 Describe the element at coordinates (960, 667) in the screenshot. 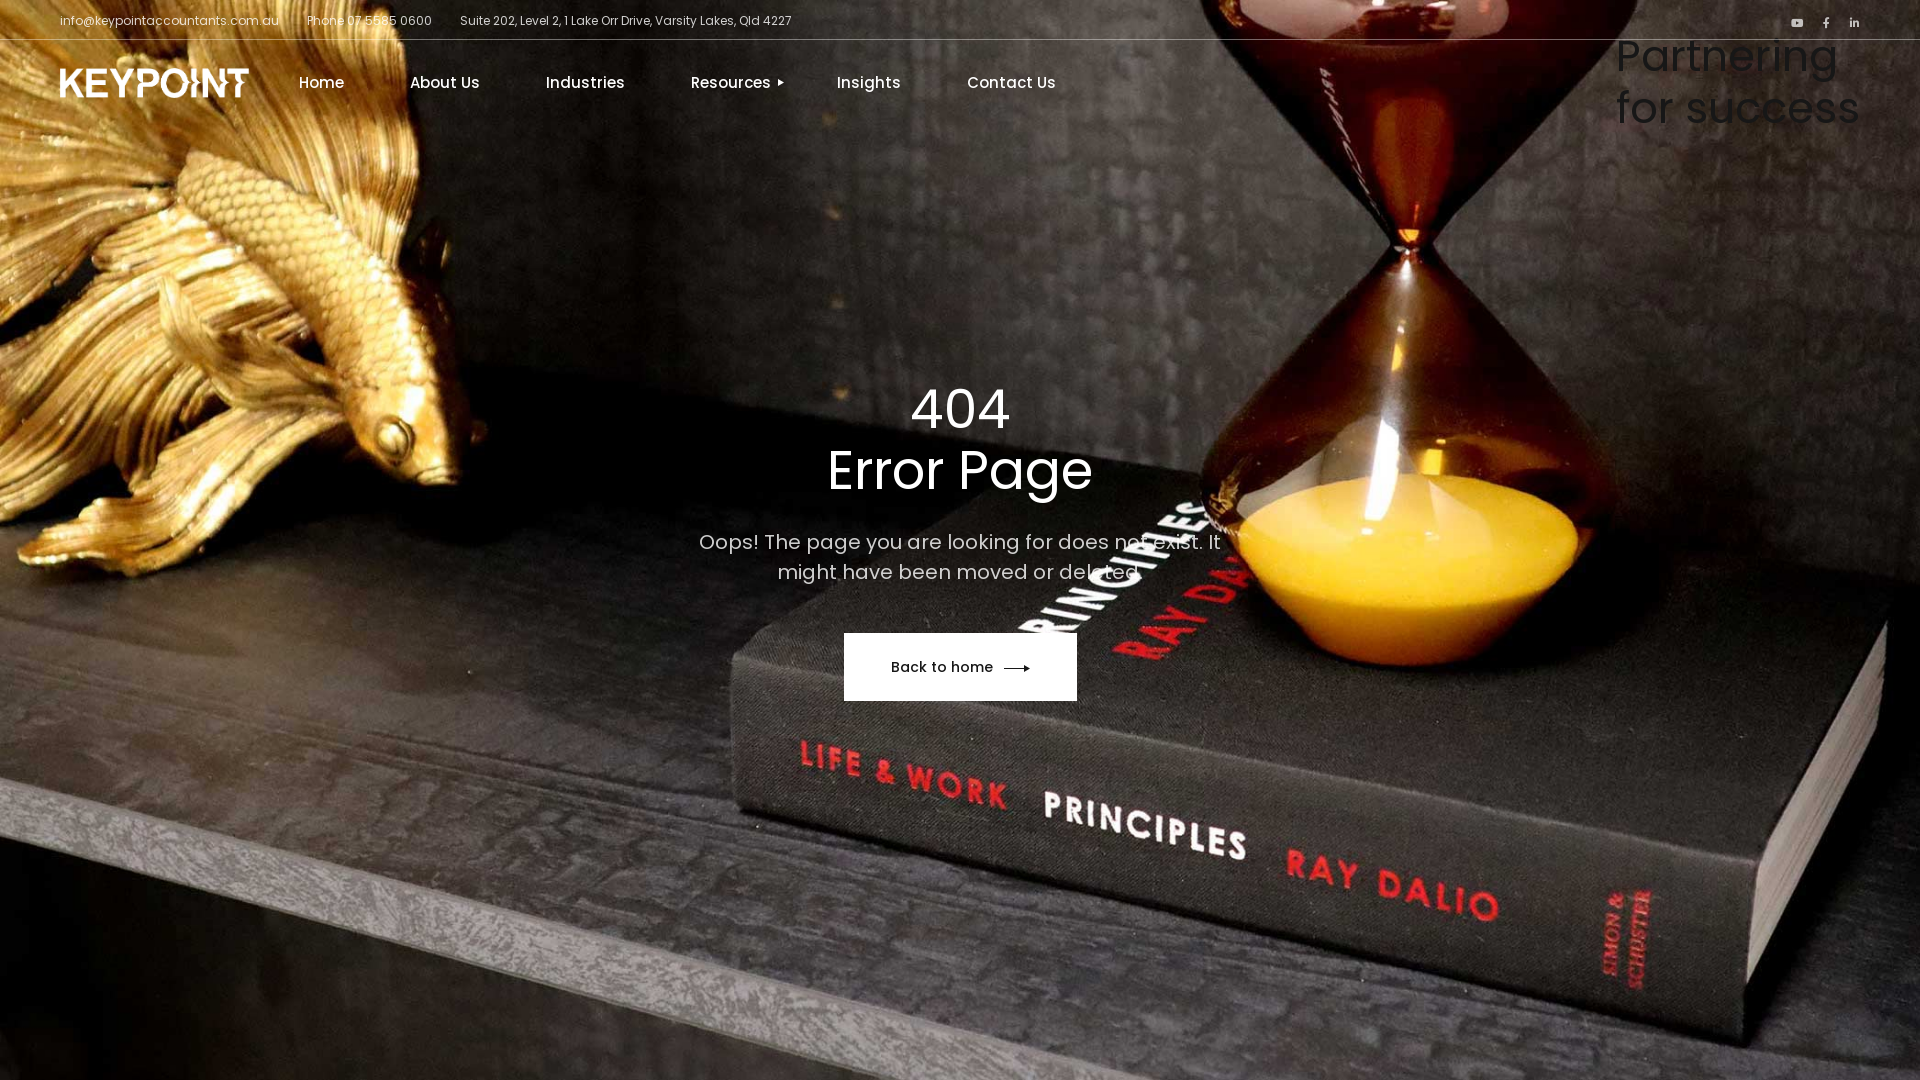

I see `'Back to home'` at that location.